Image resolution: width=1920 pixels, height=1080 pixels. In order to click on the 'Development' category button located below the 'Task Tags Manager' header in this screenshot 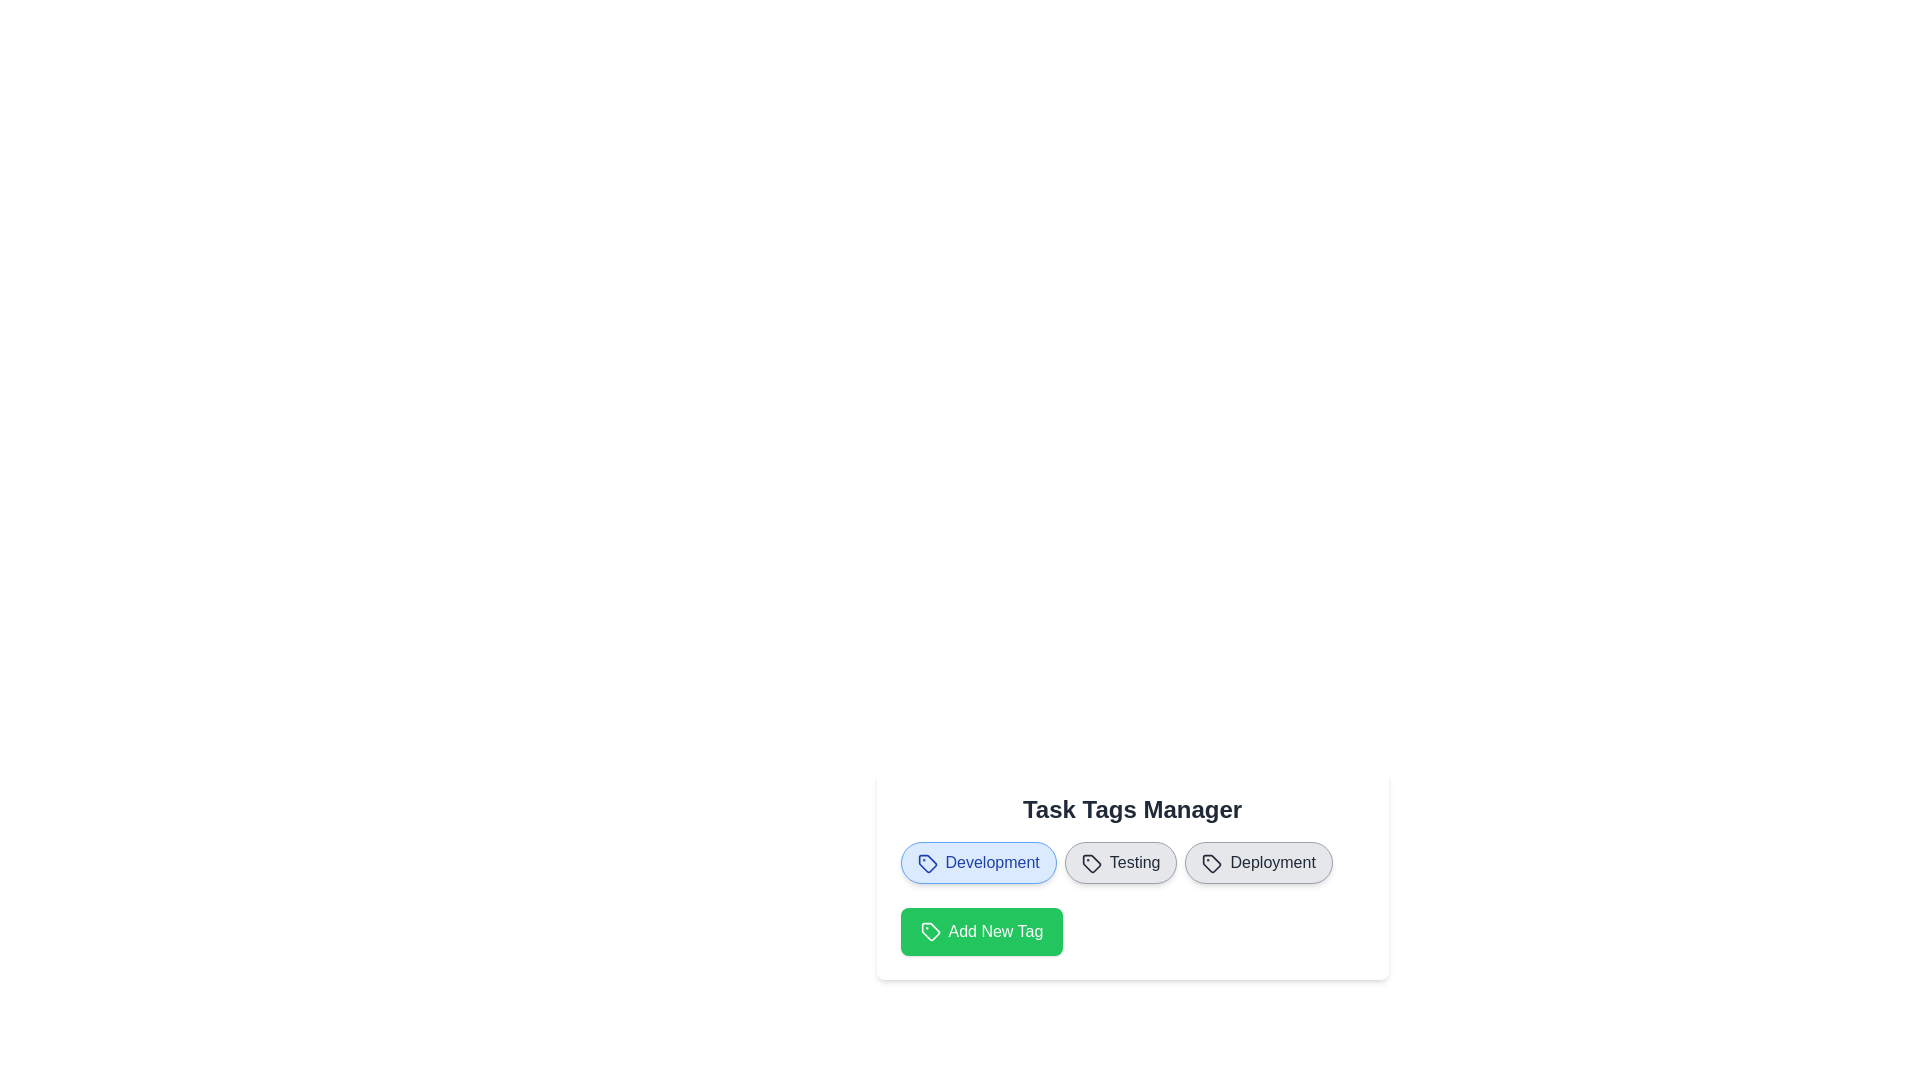, I will do `click(978, 862)`.